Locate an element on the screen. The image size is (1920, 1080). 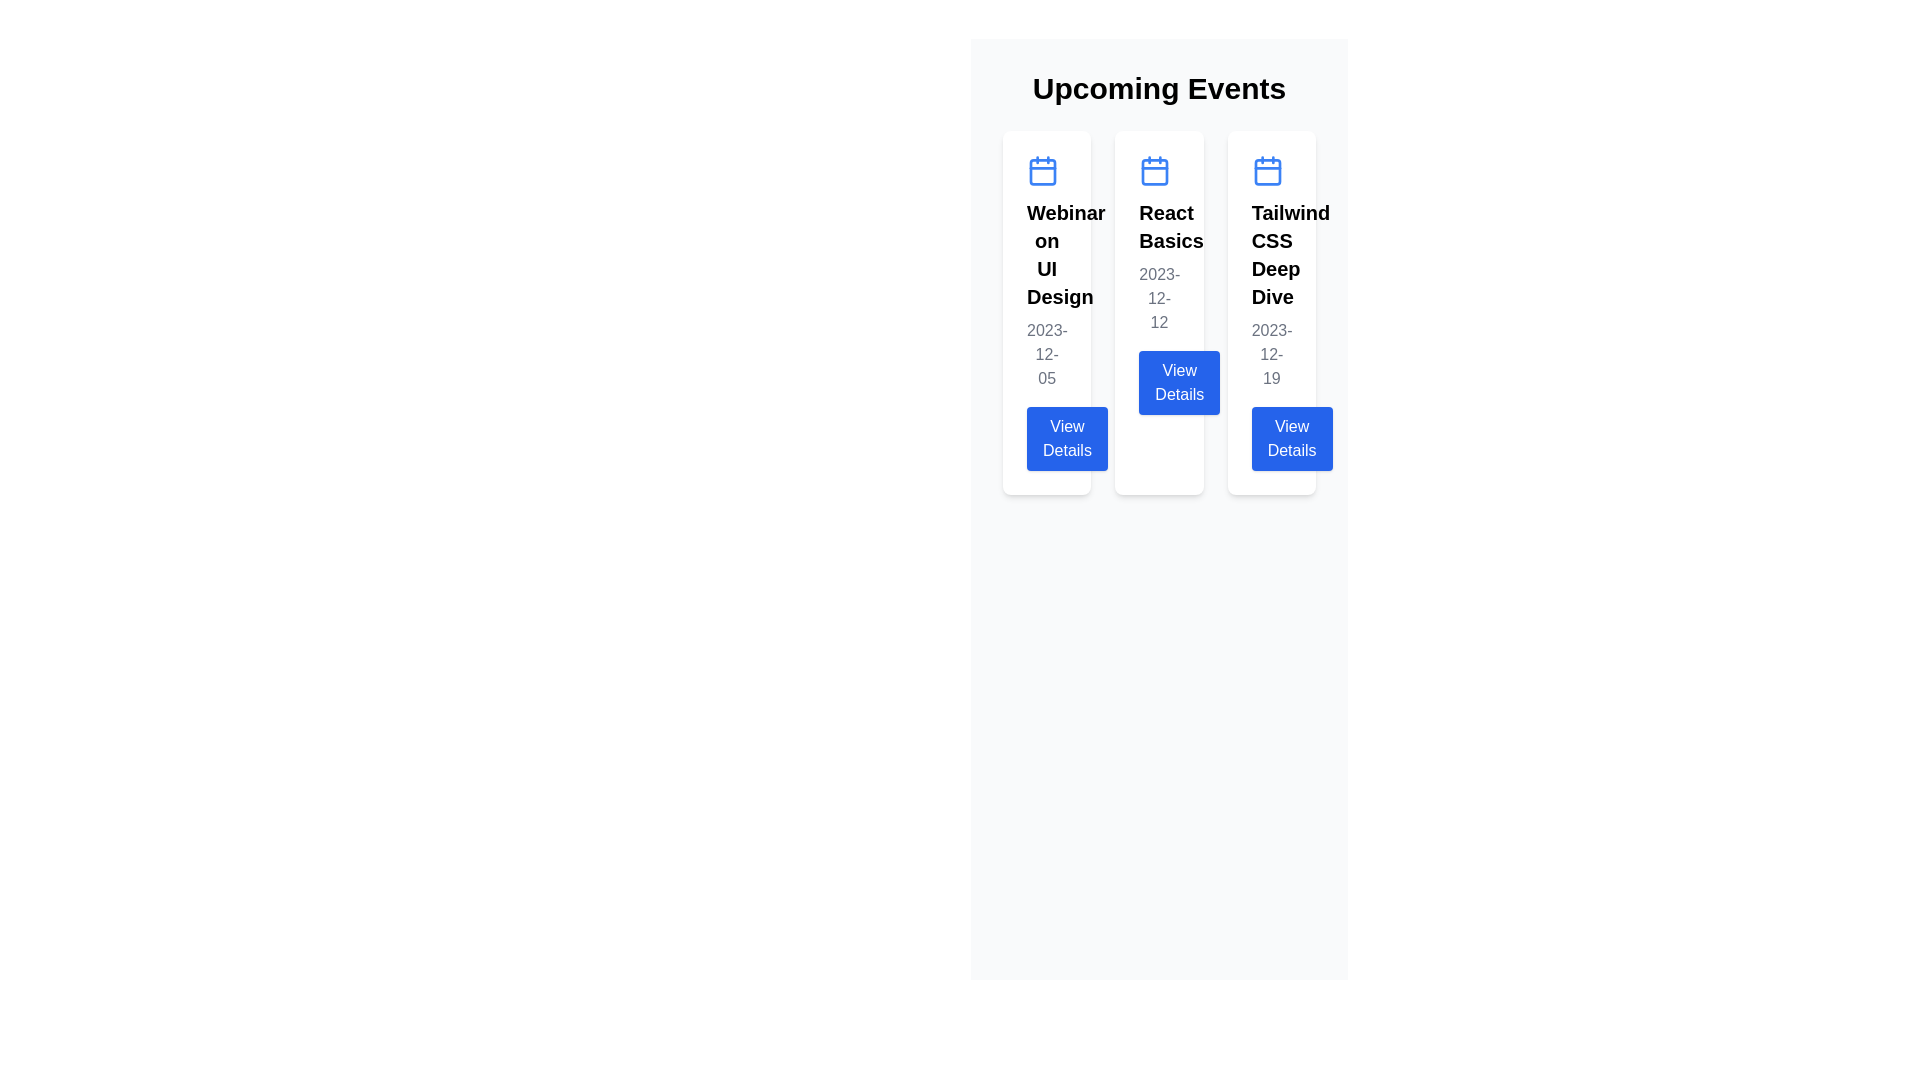
the calendar icon at the top center of the 'Tailwind CSS Deep Dive' event information card is located at coordinates (1266, 169).